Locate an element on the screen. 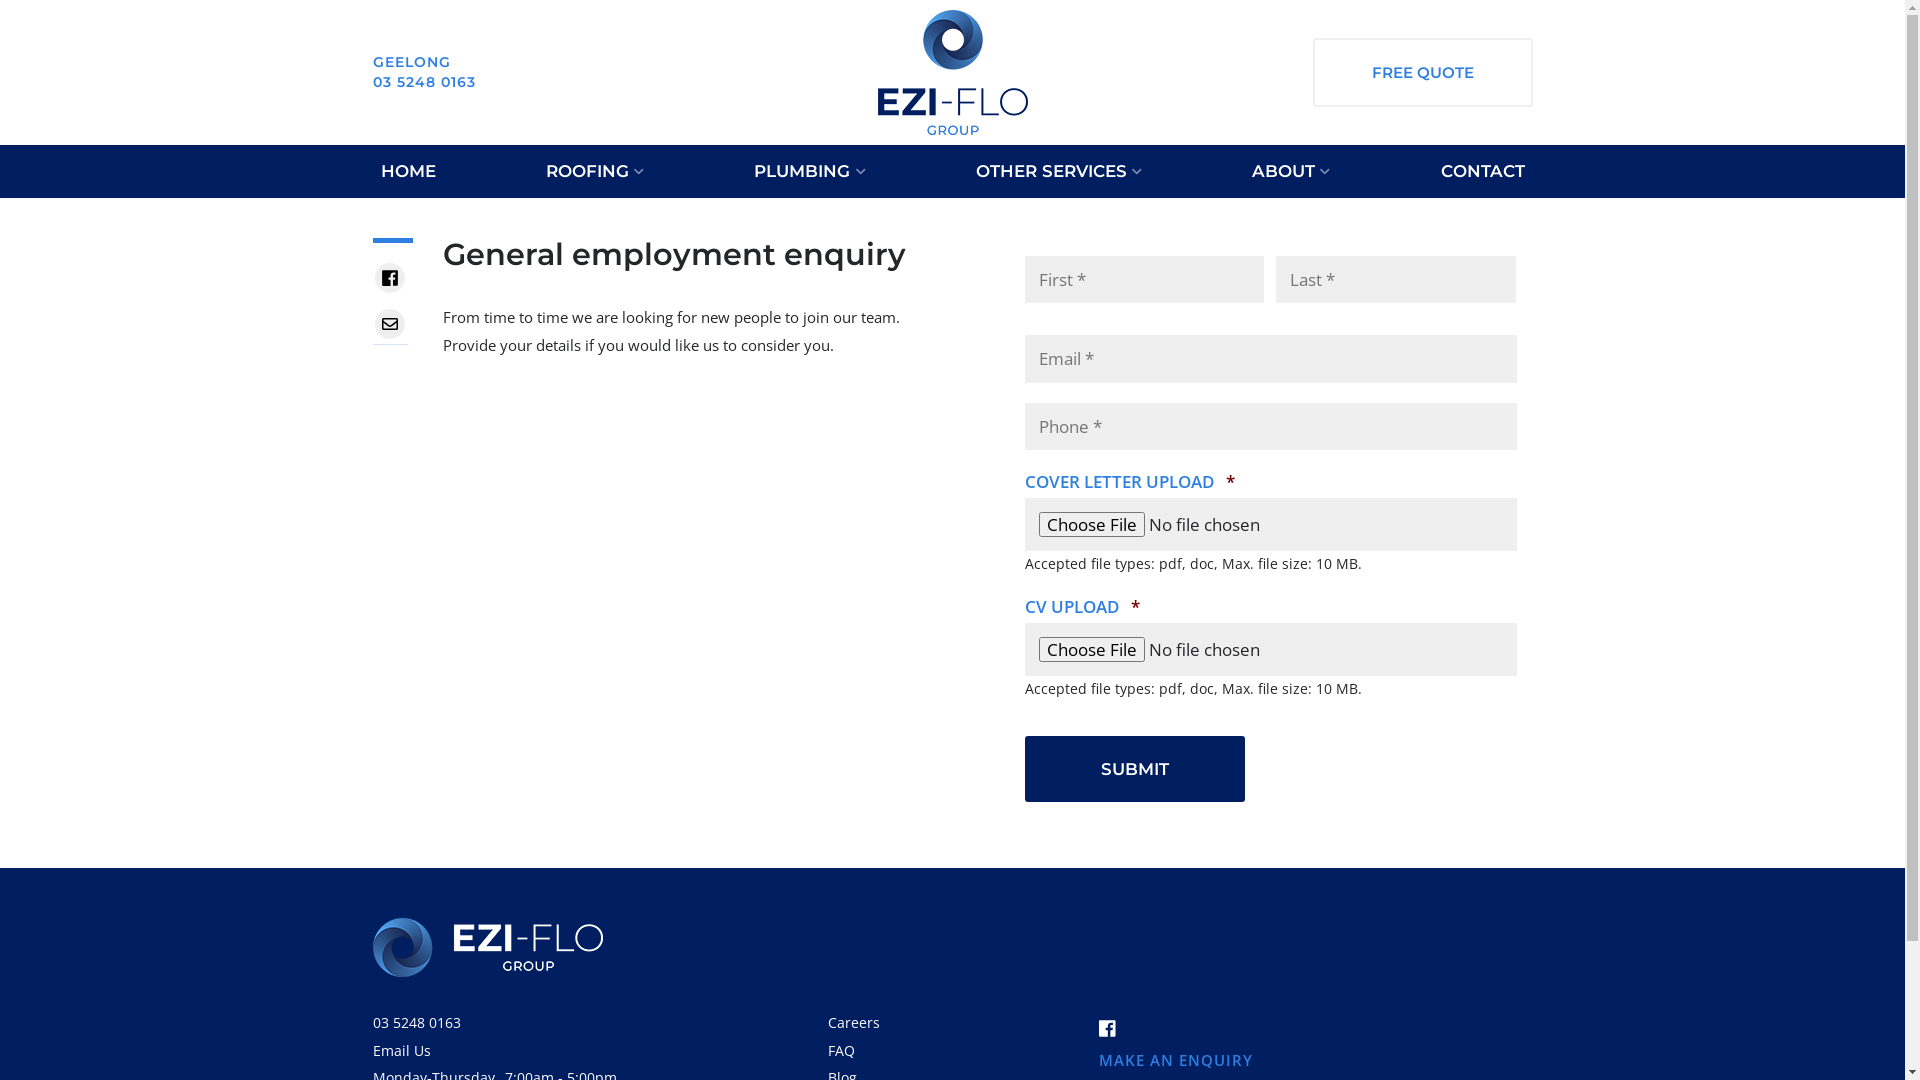 The width and height of the screenshot is (1920, 1080). 'FREE QUOTE' is located at coordinates (1420, 71).